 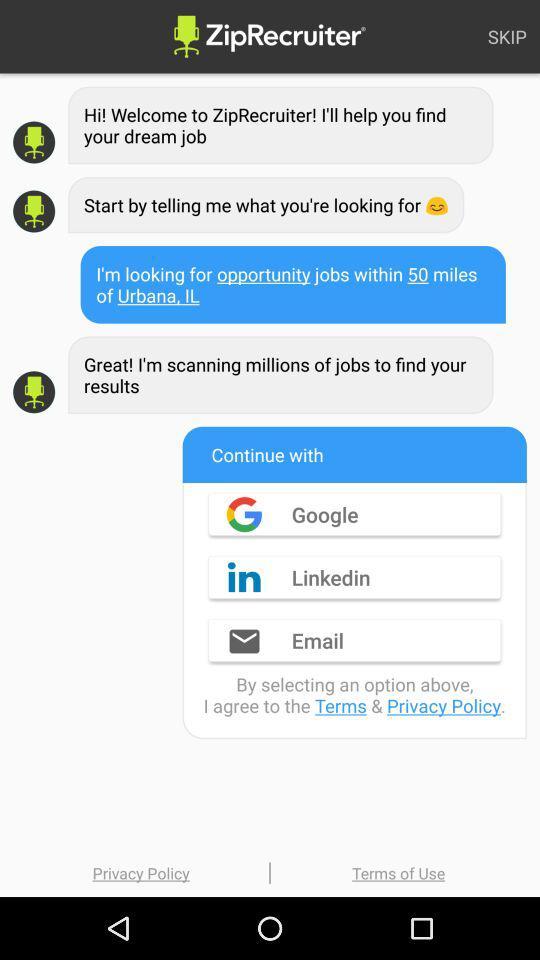 I want to click on item below the by selecting an item, so click(x=398, y=872).